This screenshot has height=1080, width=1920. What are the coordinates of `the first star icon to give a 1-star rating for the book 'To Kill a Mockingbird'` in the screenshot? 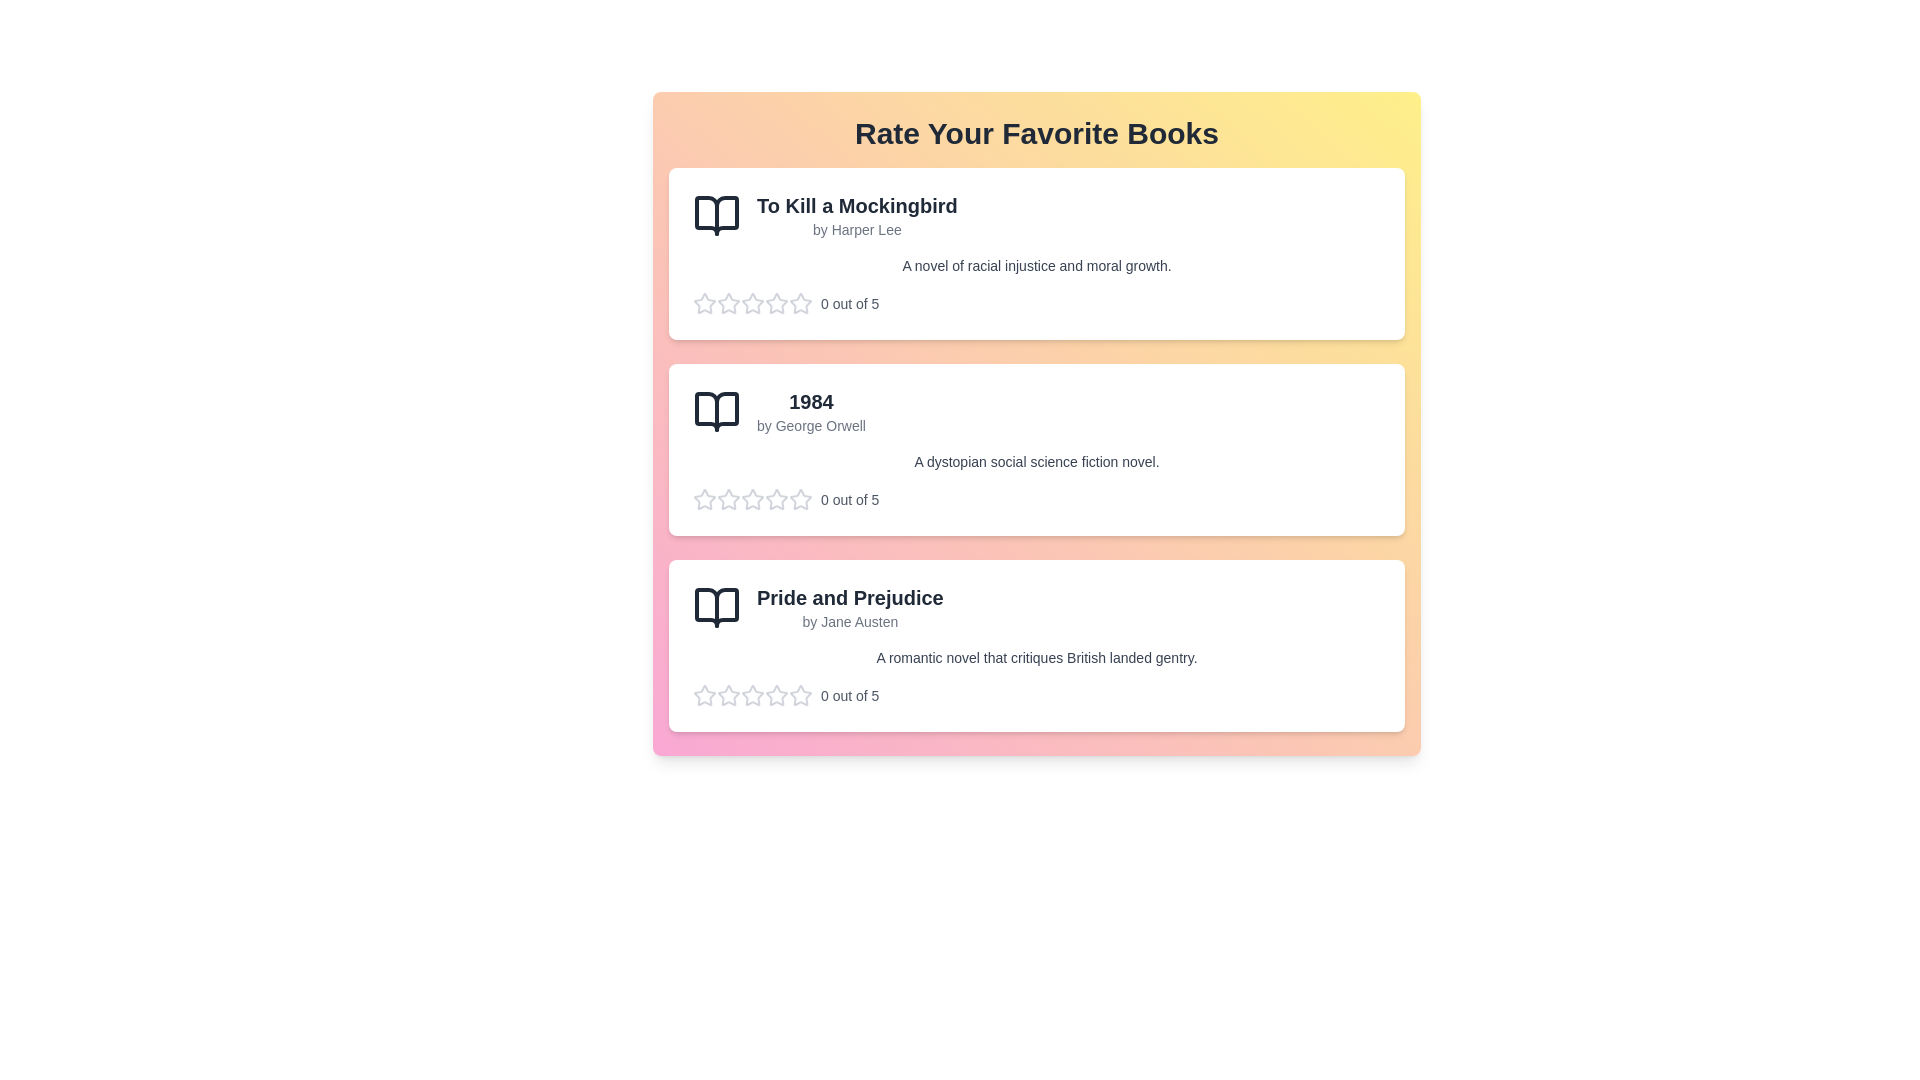 It's located at (776, 303).